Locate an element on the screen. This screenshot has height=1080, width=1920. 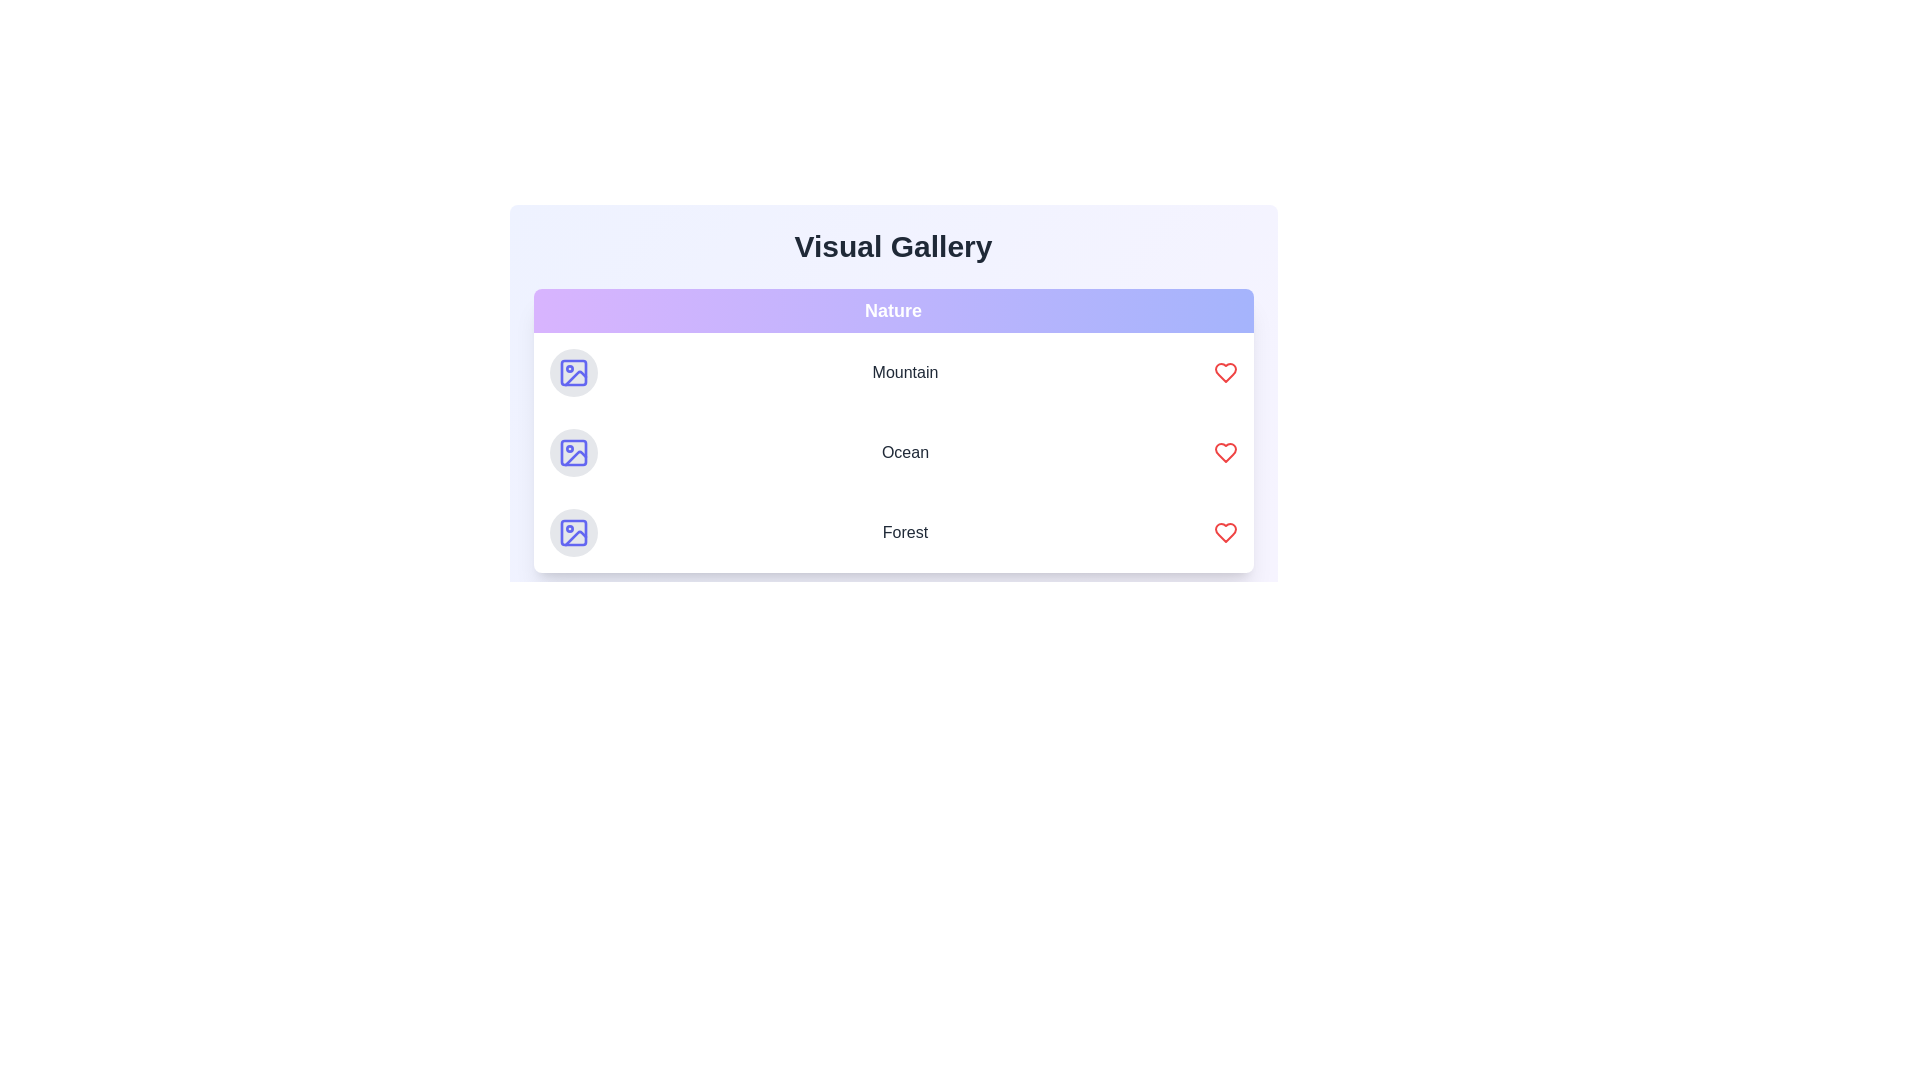
the image icon associated with Ocean to enlarge it is located at coordinates (572, 452).